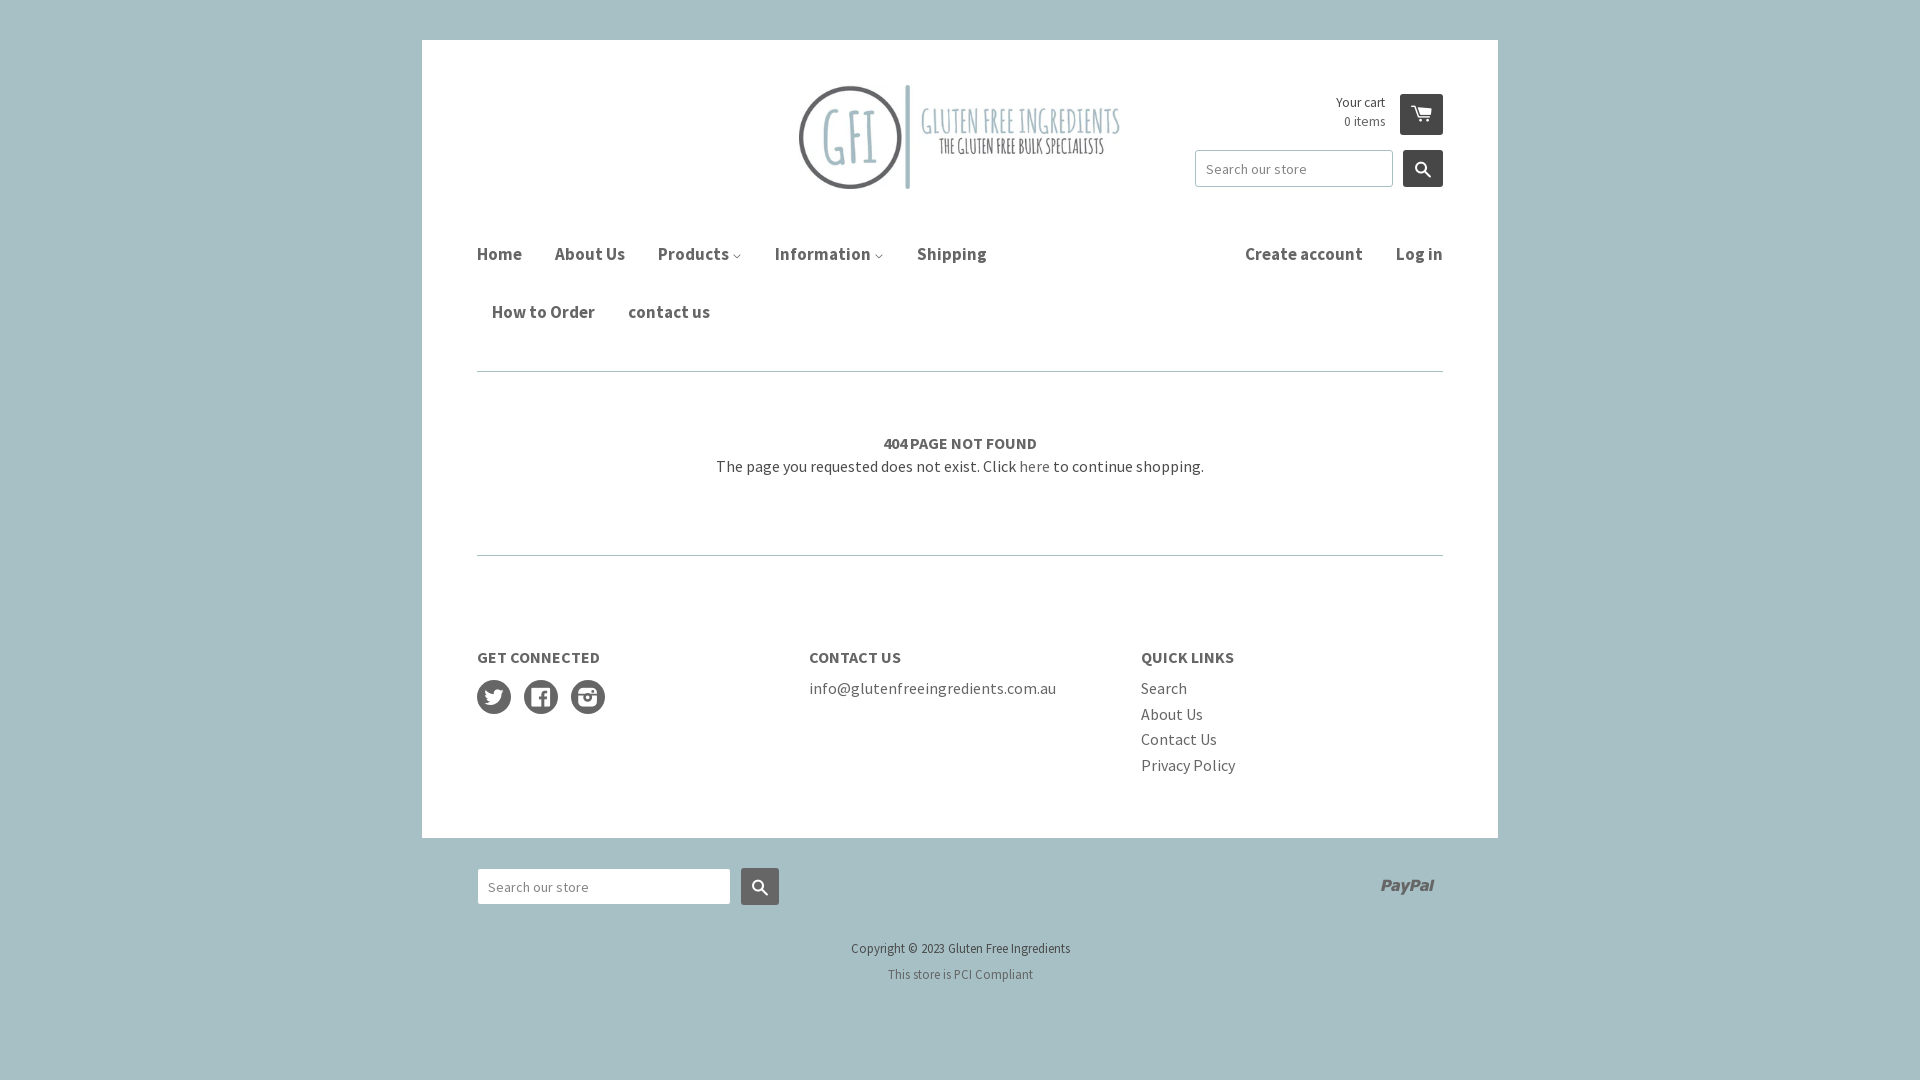 This screenshot has height=1080, width=1920. What do you see at coordinates (1304, 253) in the screenshot?
I see `'Create account'` at bounding box center [1304, 253].